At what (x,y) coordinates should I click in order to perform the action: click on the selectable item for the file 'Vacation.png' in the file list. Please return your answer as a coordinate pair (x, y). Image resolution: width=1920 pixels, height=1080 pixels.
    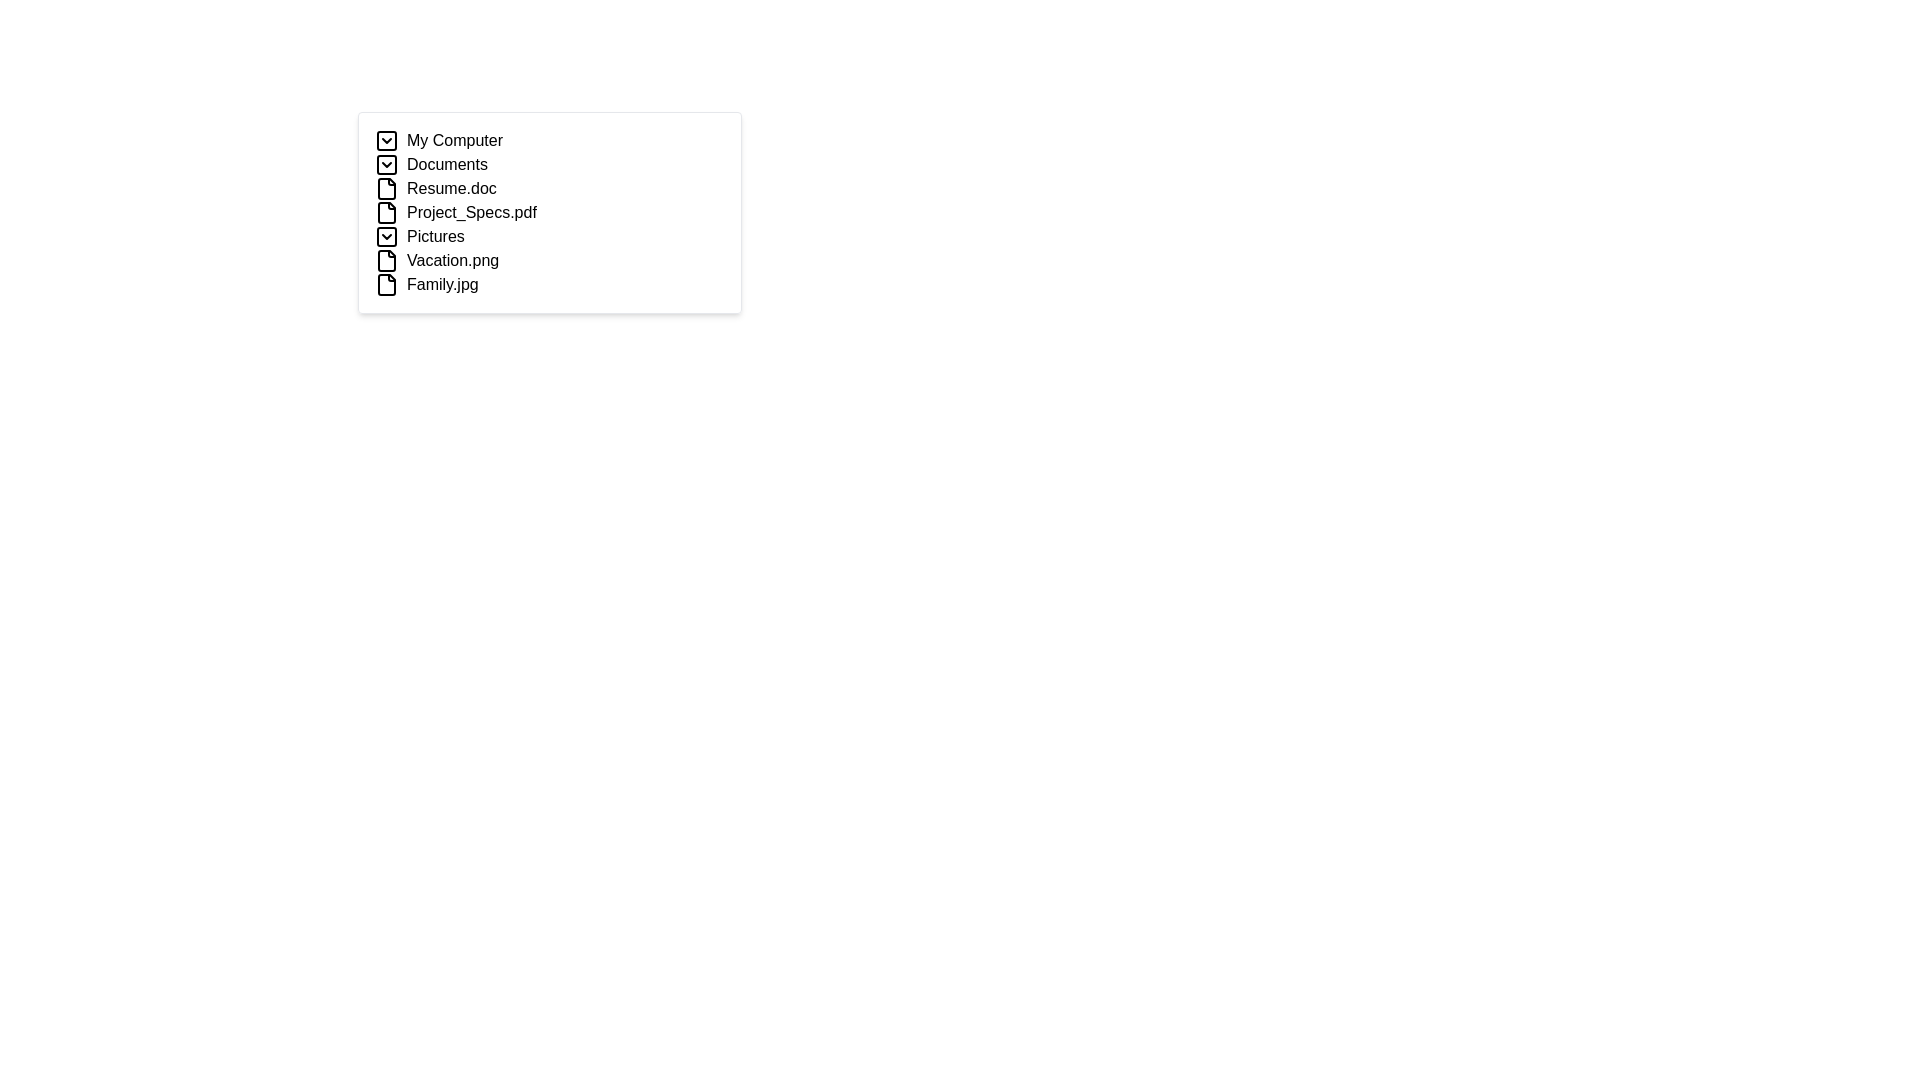
    Looking at the image, I should click on (550, 260).